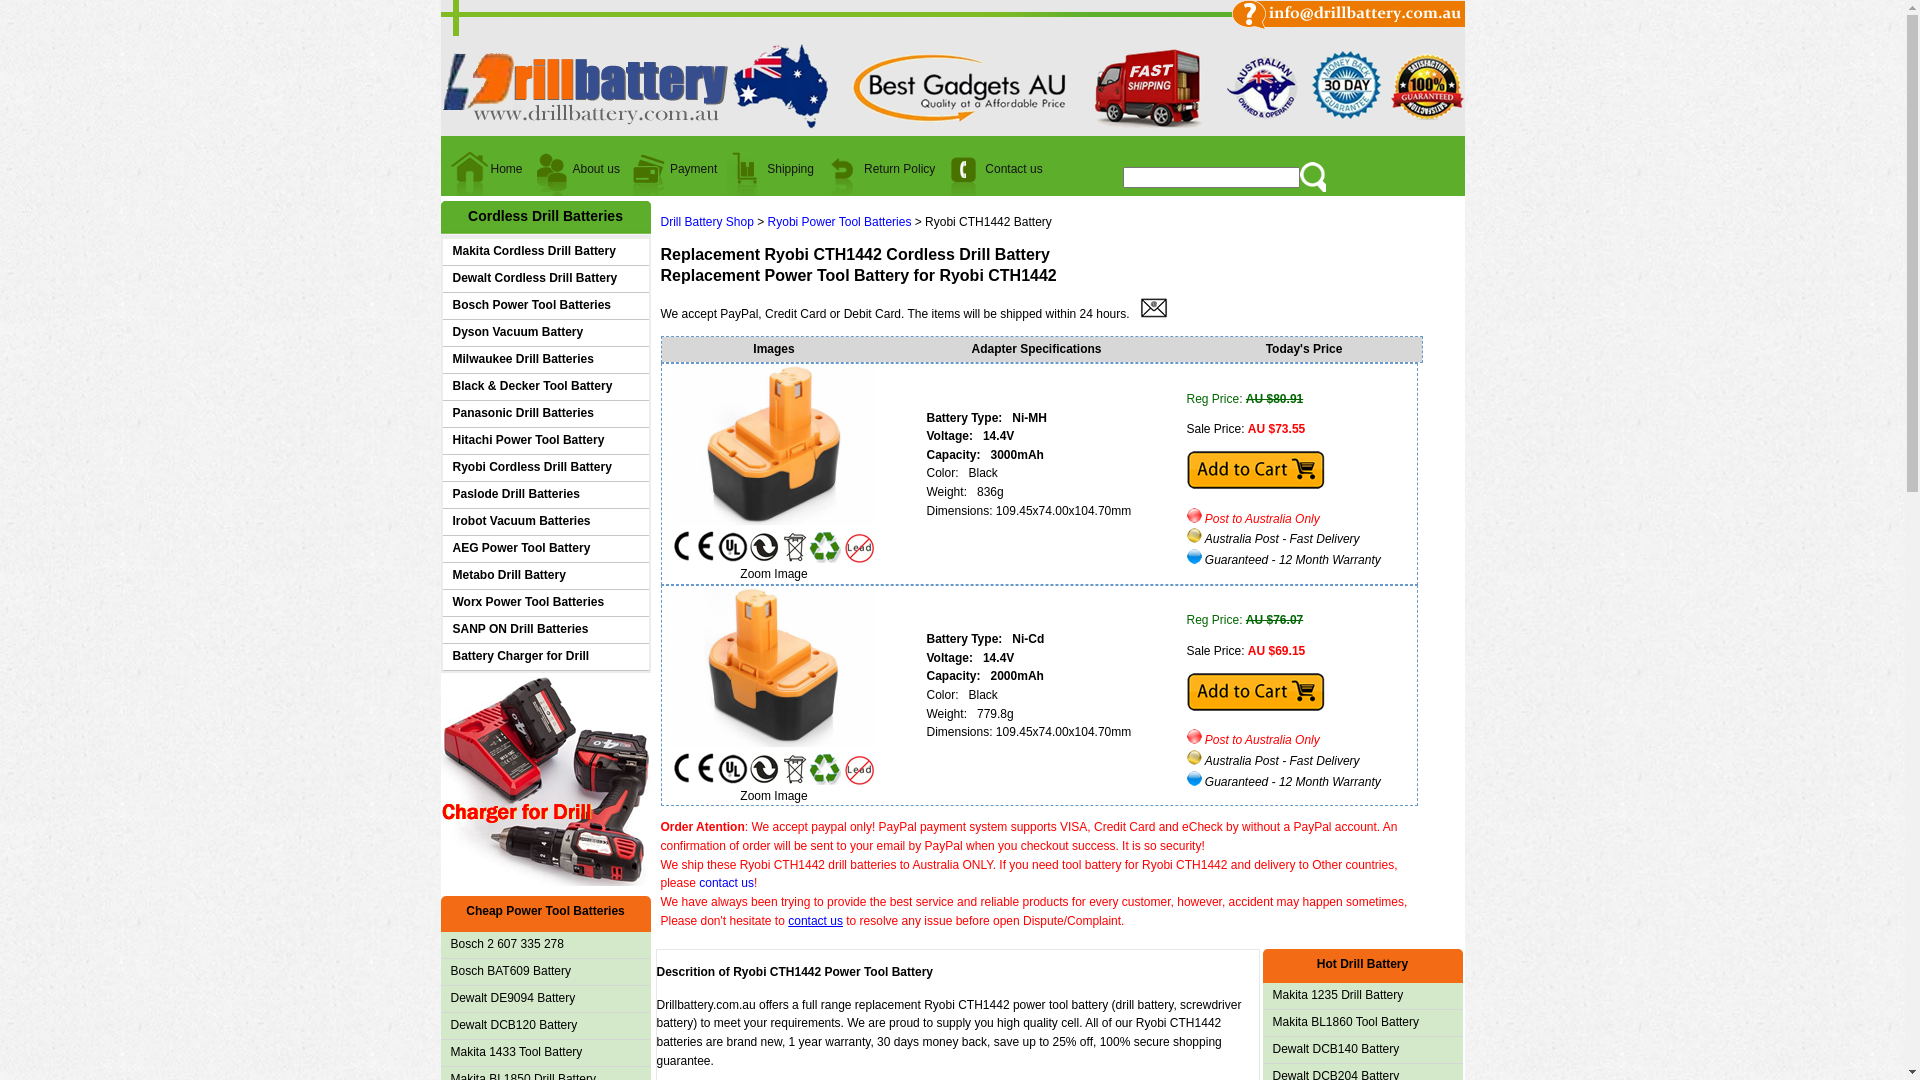  What do you see at coordinates (545, 520) in the screenshot?
I see `'Irobot Vacuum Batteries'` at bounding box center [545, 520].